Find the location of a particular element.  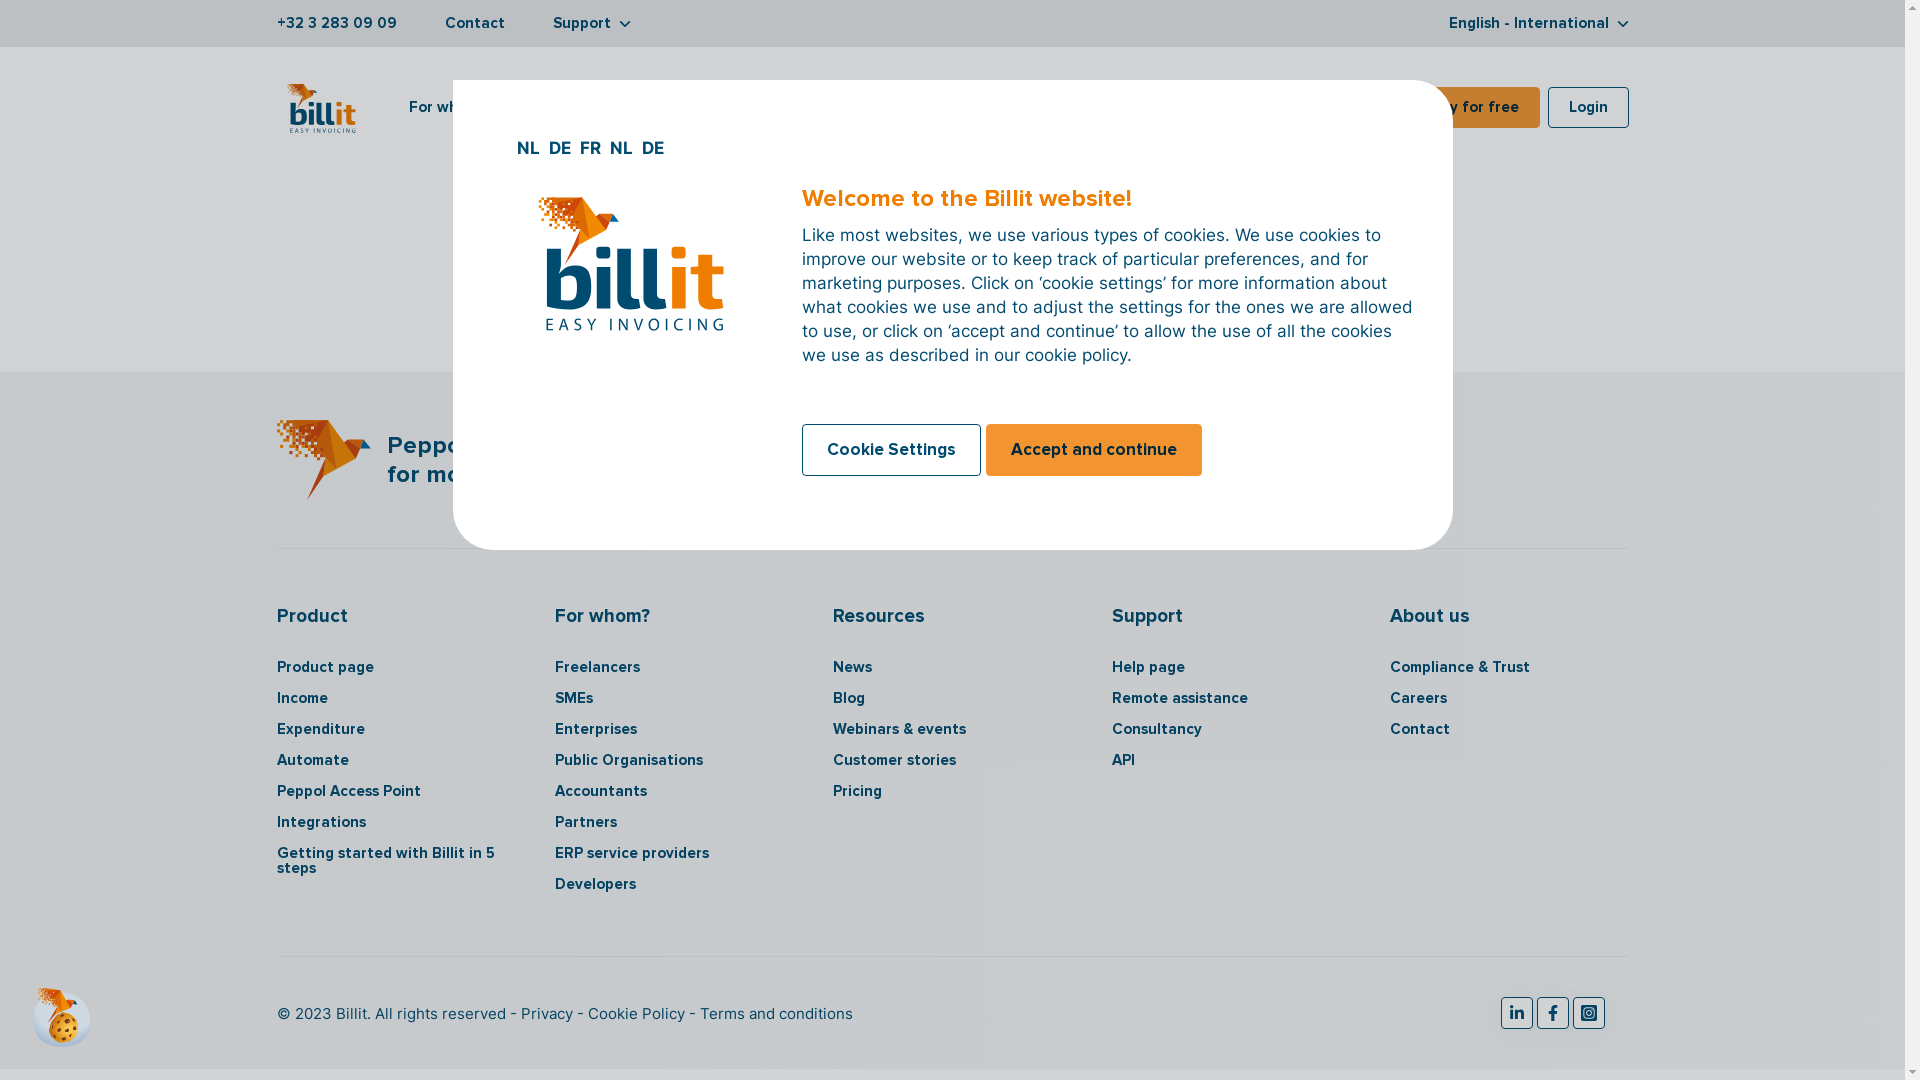

'SMEs' is located at coordinates (673, 697).